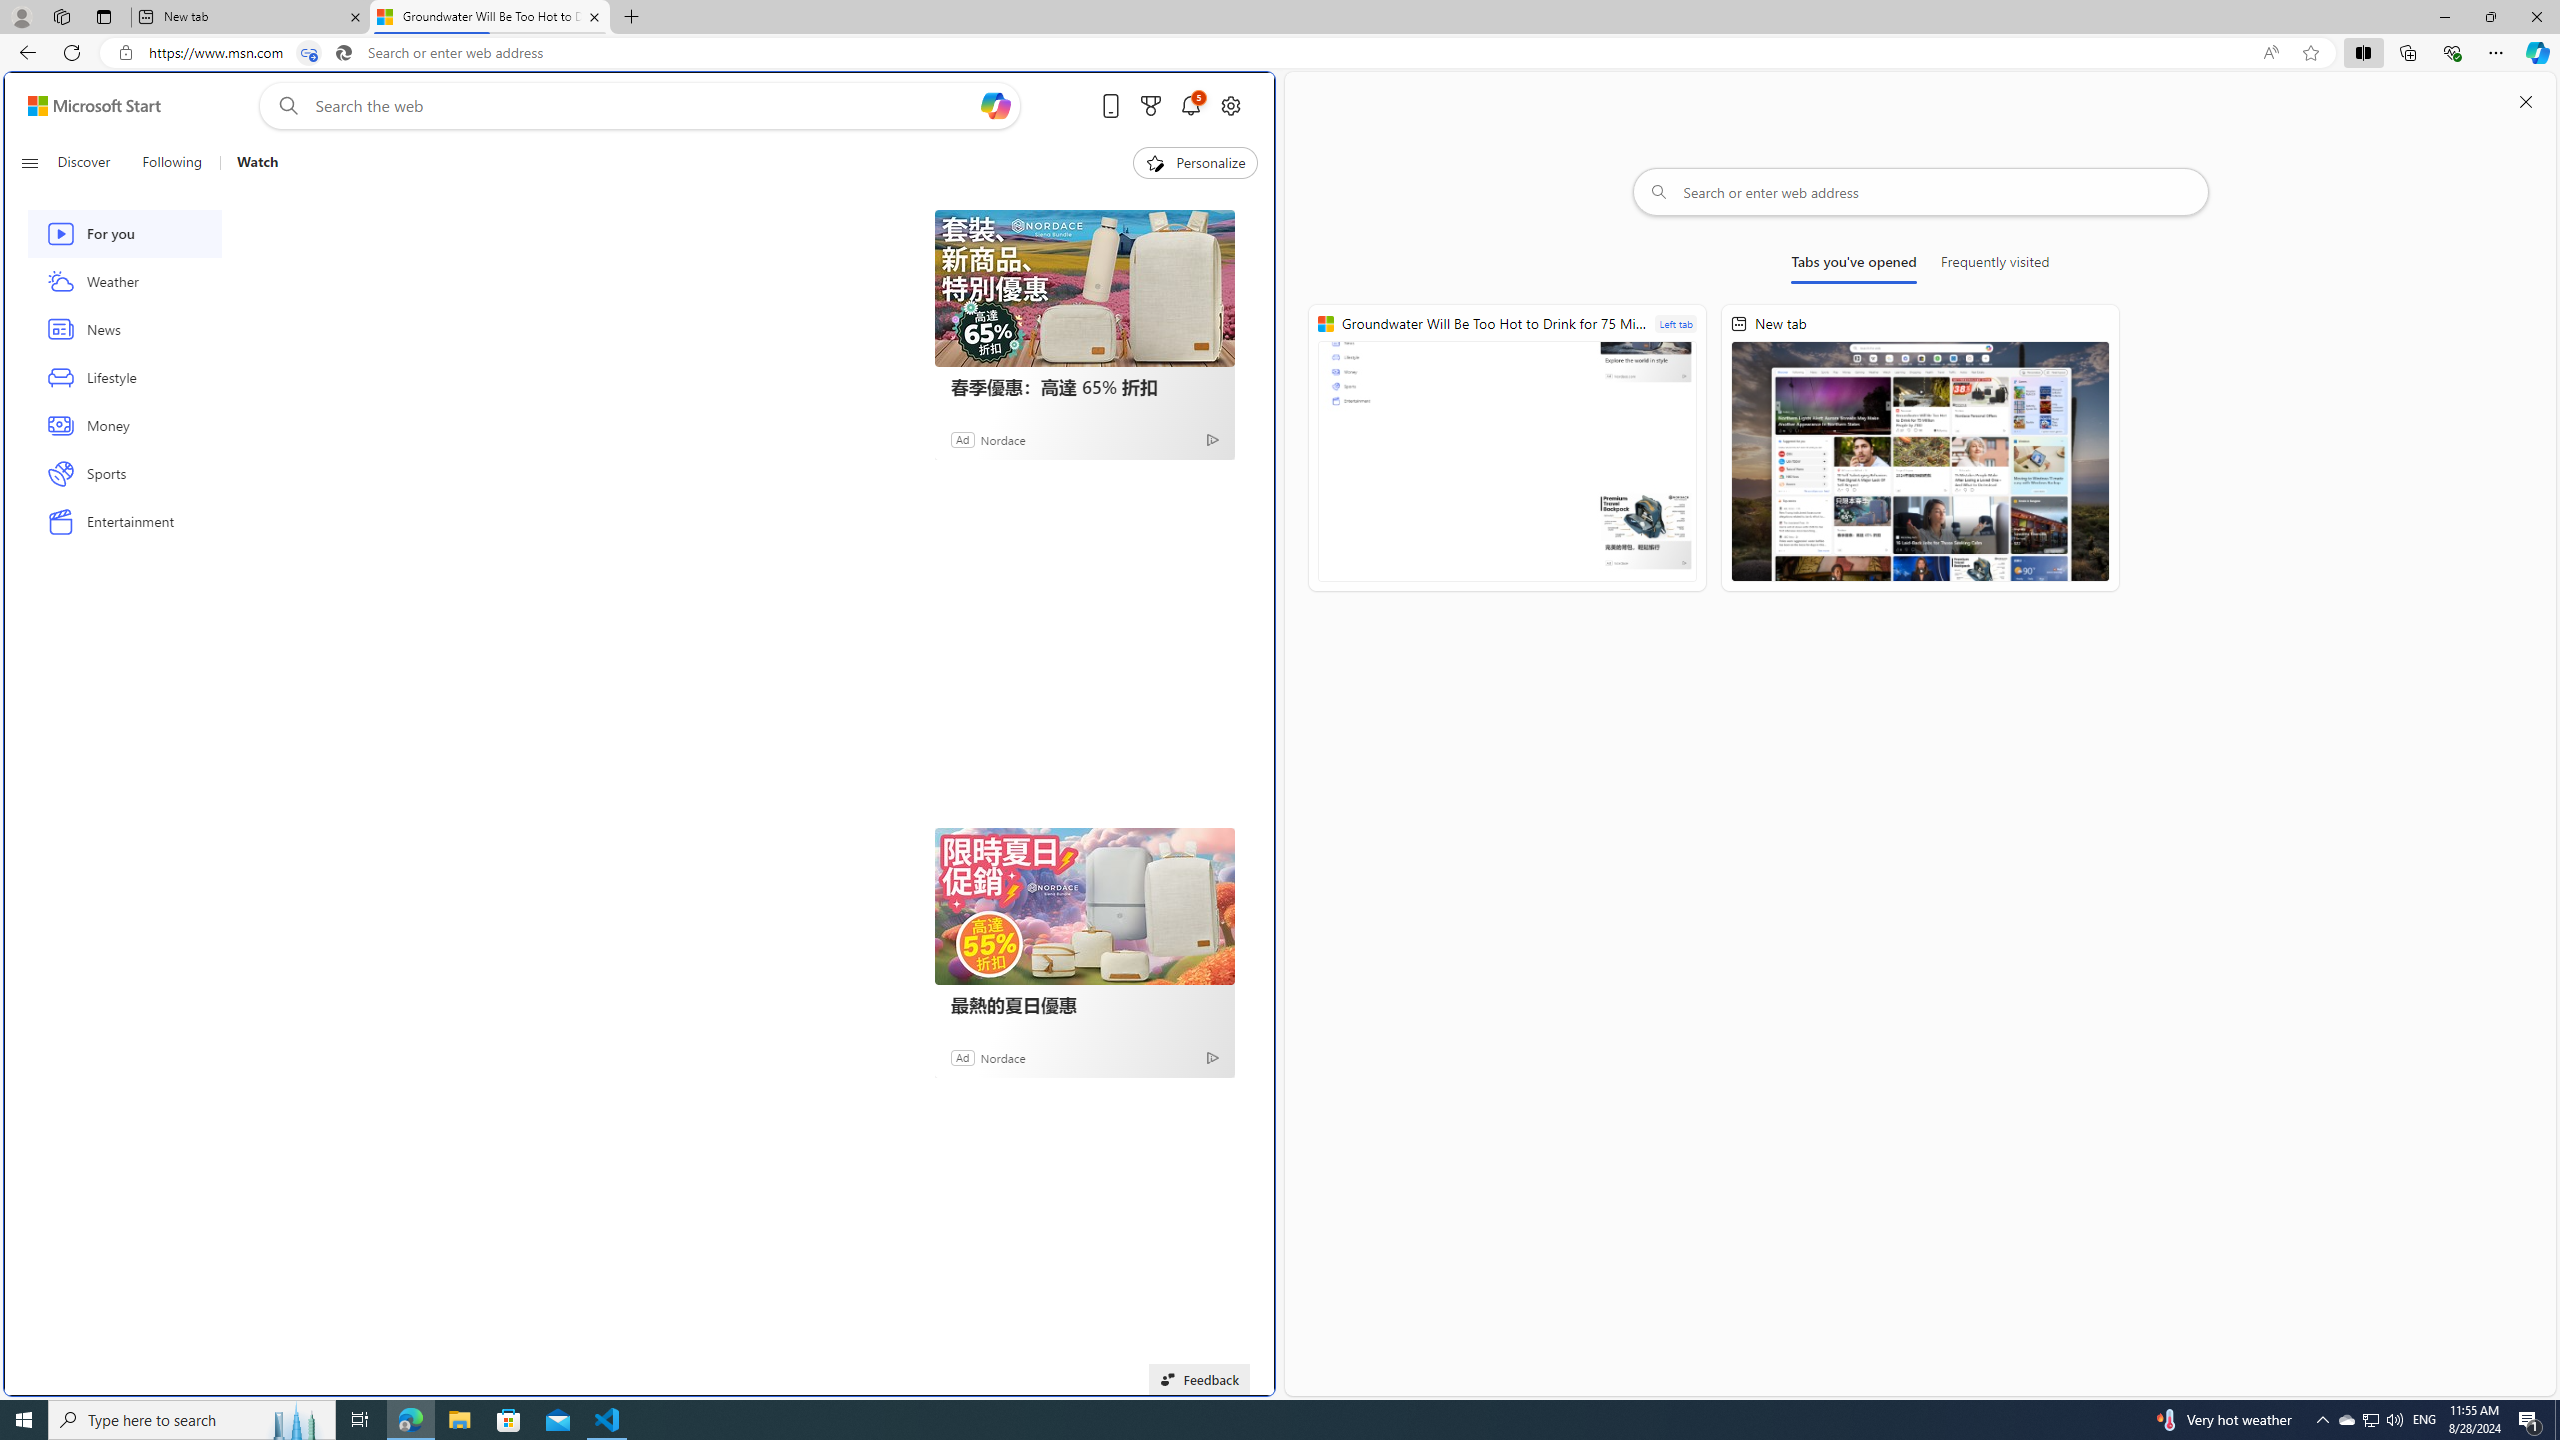 Image resolution: width=2560 pixels, height=1440 pixels. What do you see at coordinates (1994, 265) in the screenshot?
I see `'Frequently visited'` at bounding box center [1994, 265].